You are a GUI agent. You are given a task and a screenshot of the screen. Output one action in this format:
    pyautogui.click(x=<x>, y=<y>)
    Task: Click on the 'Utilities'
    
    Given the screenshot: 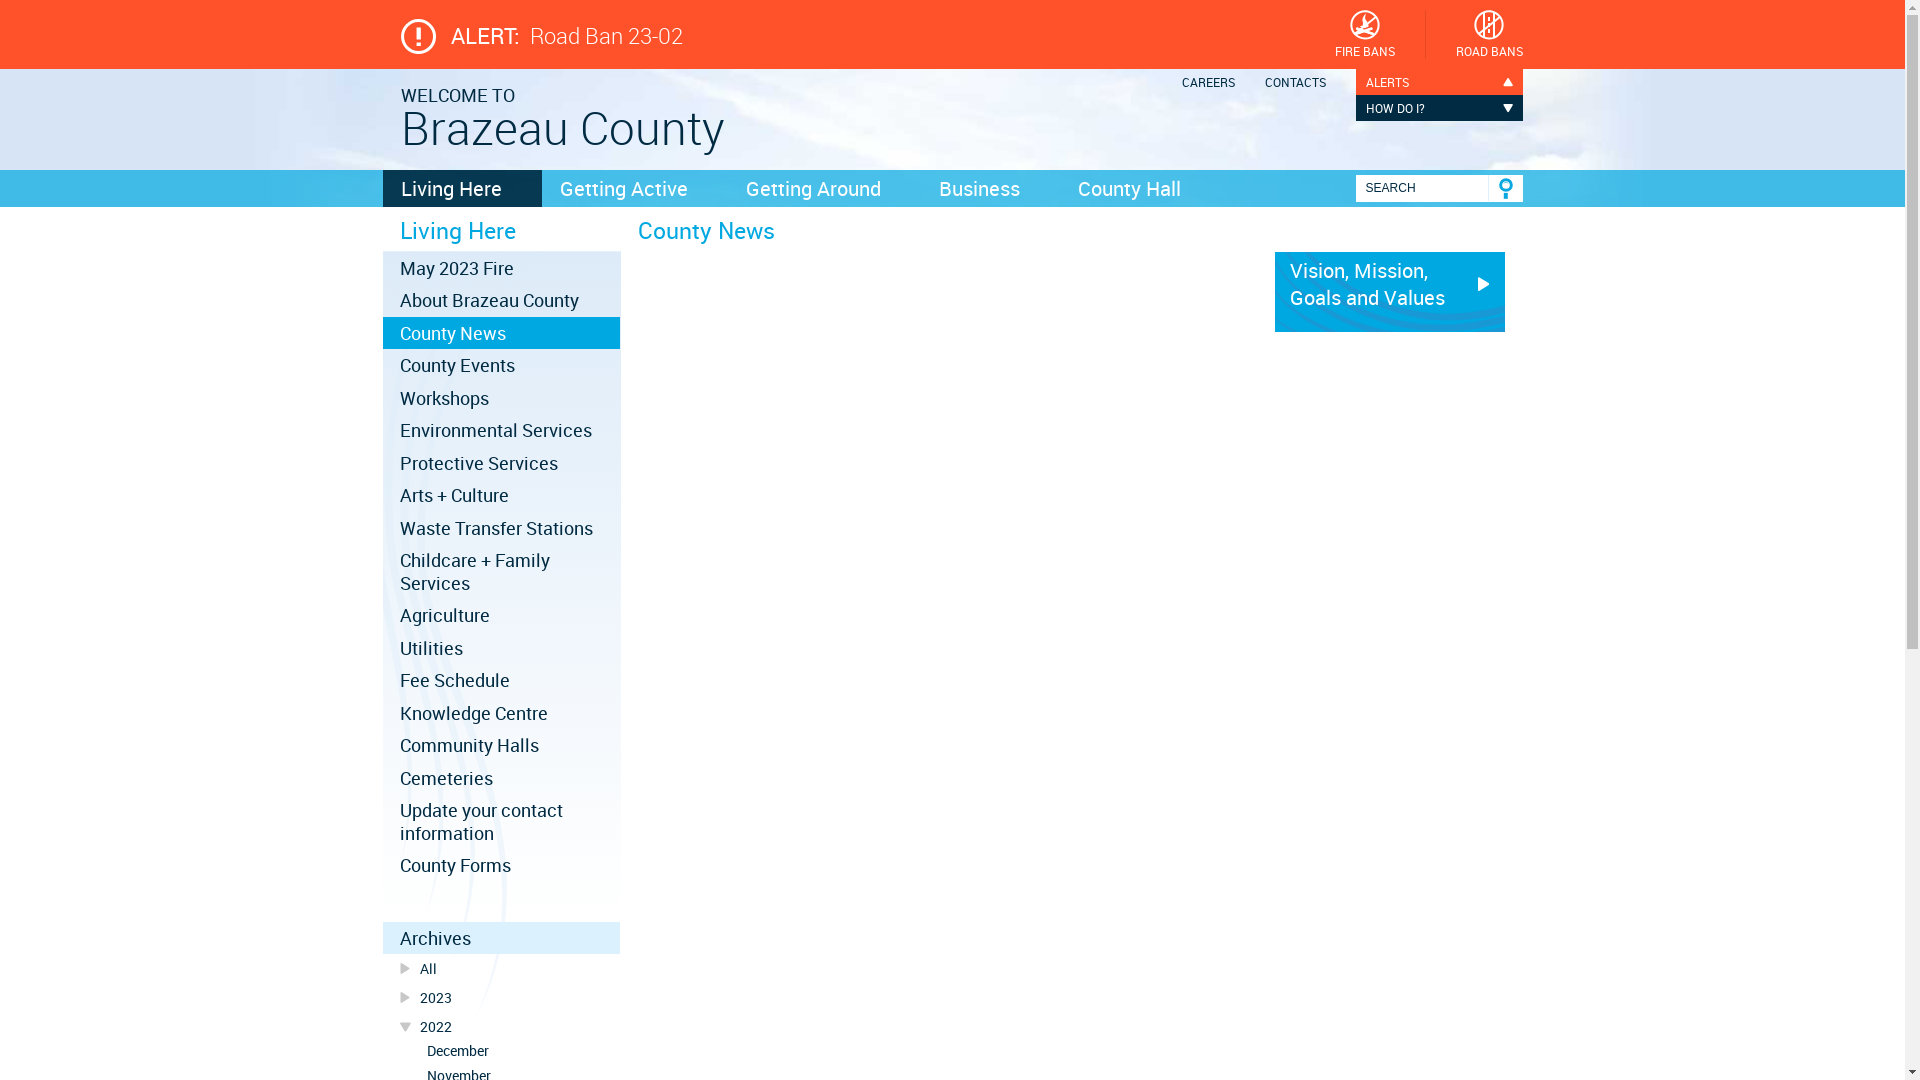 What is the action you would take?
    pyautogui.click(x=500, y=648)
    